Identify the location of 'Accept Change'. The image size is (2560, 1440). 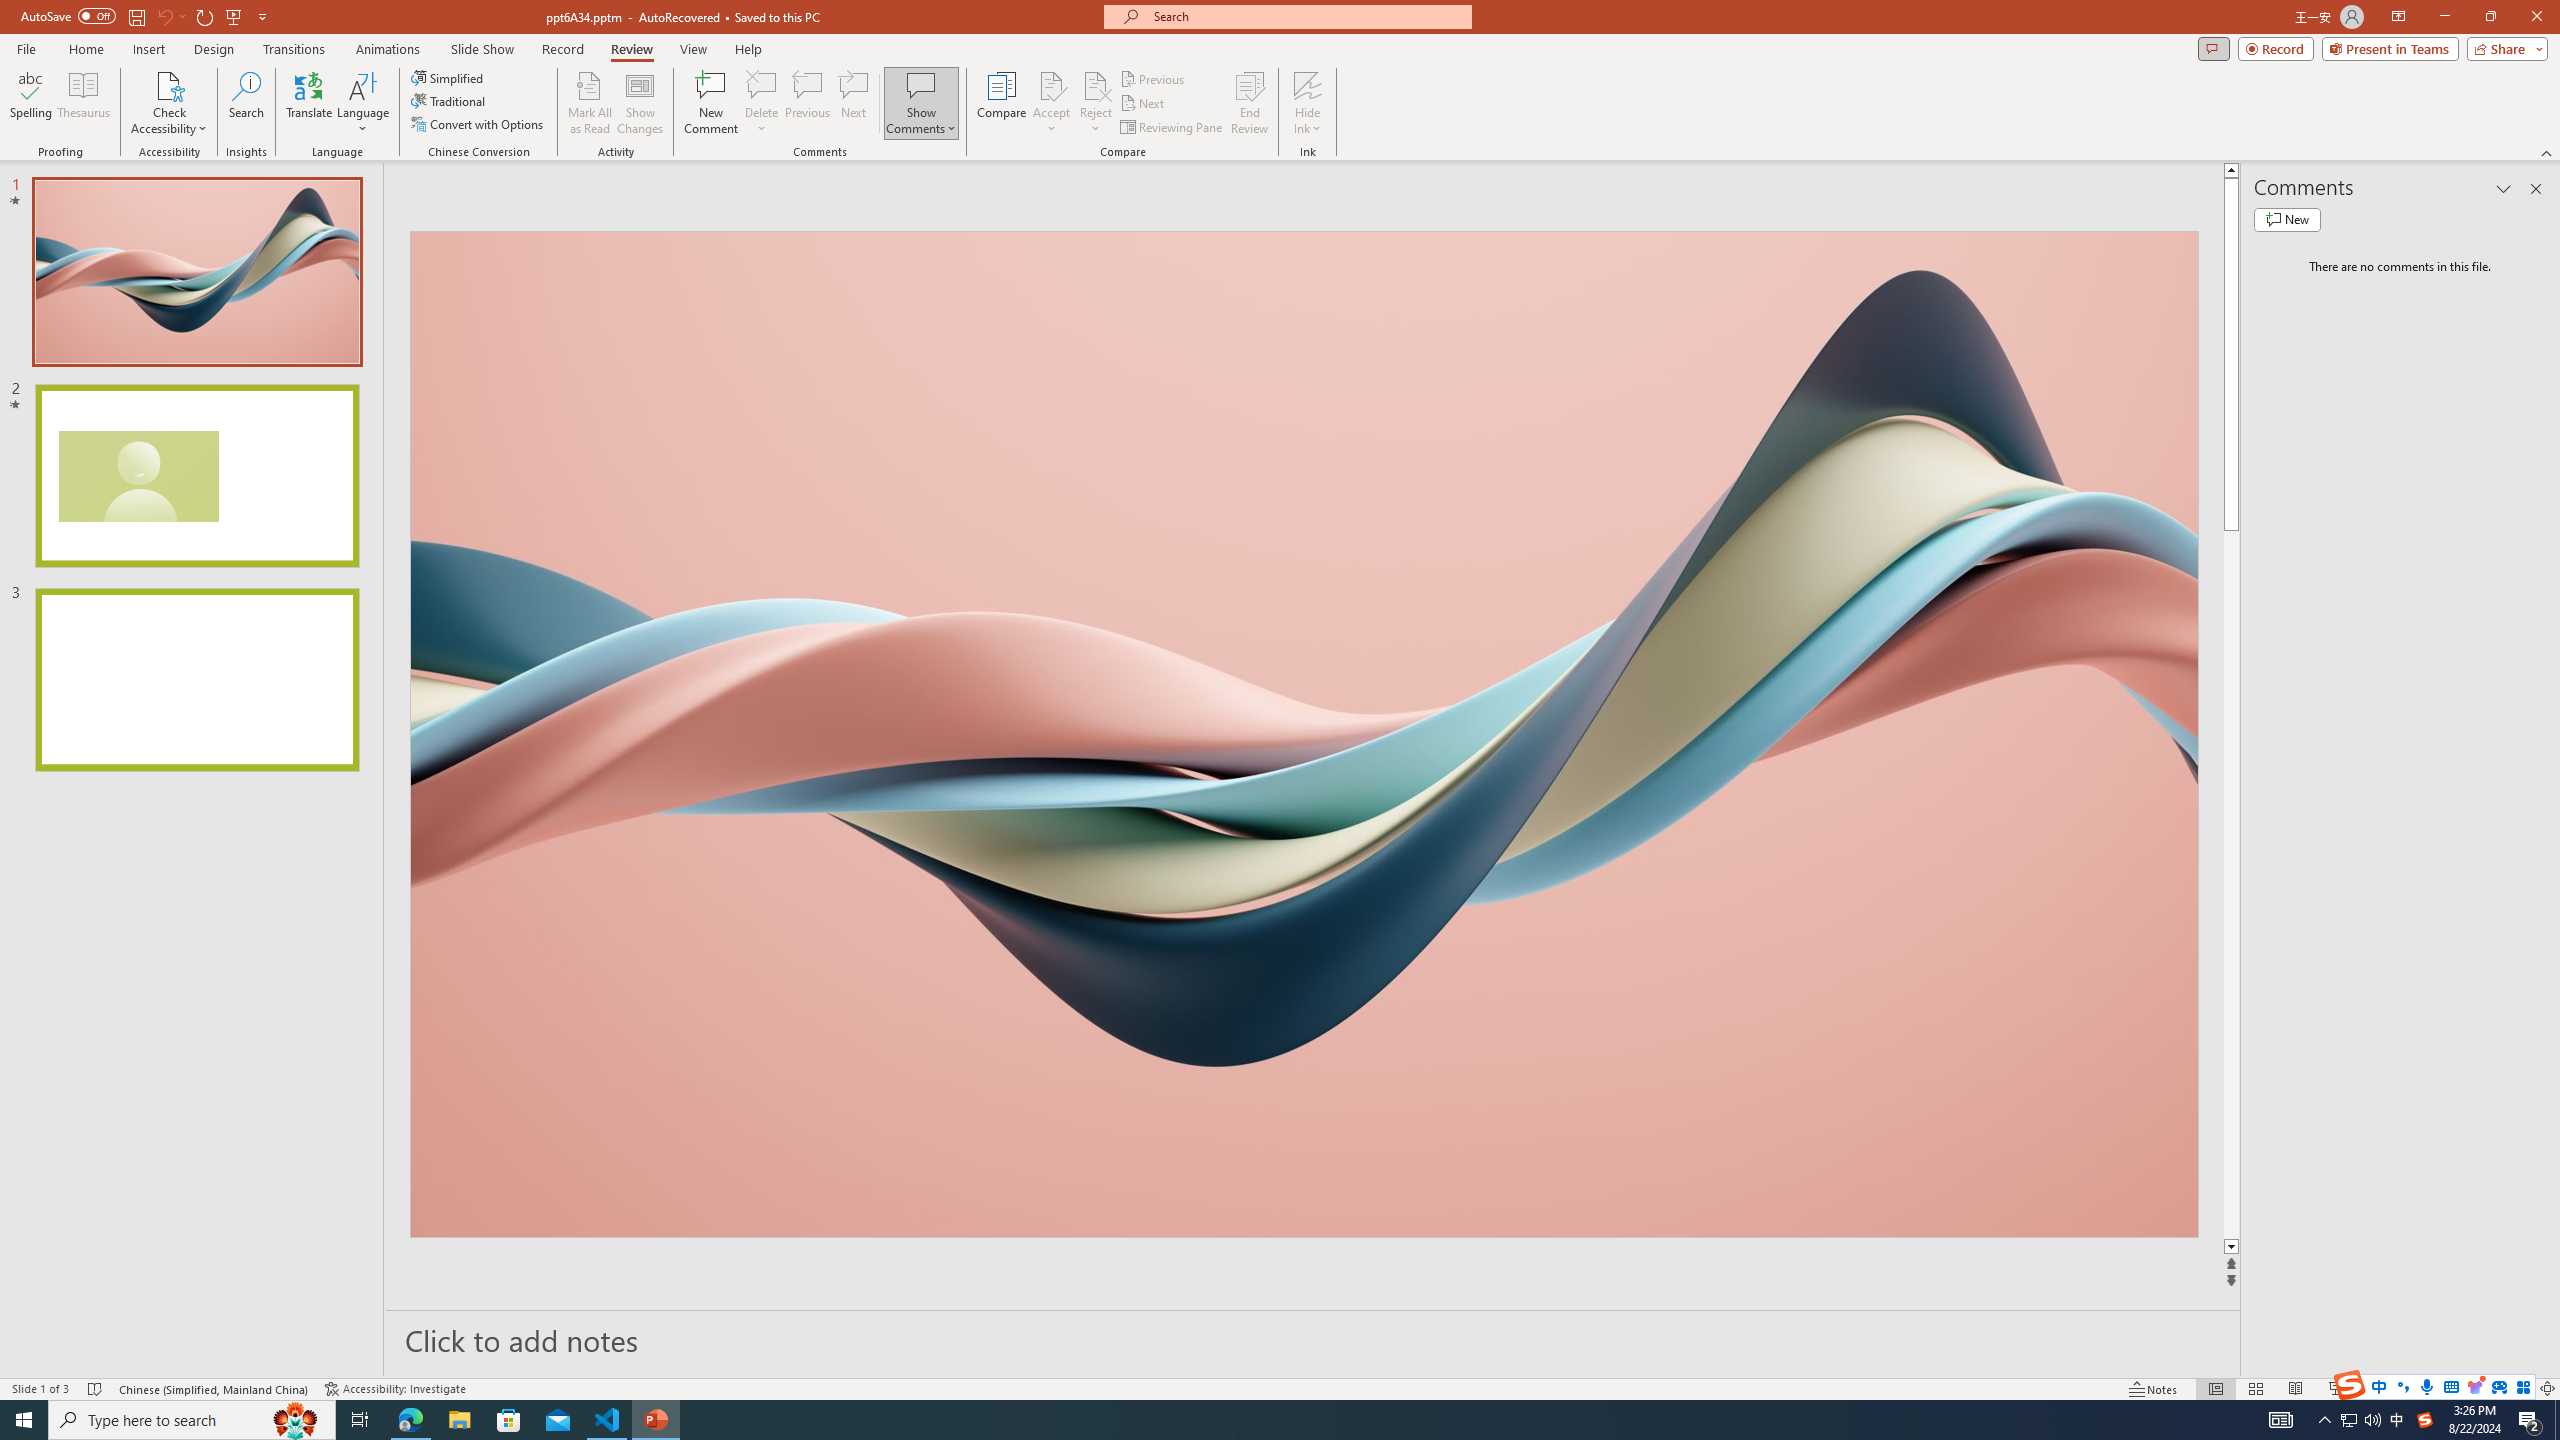
(1051, 84).